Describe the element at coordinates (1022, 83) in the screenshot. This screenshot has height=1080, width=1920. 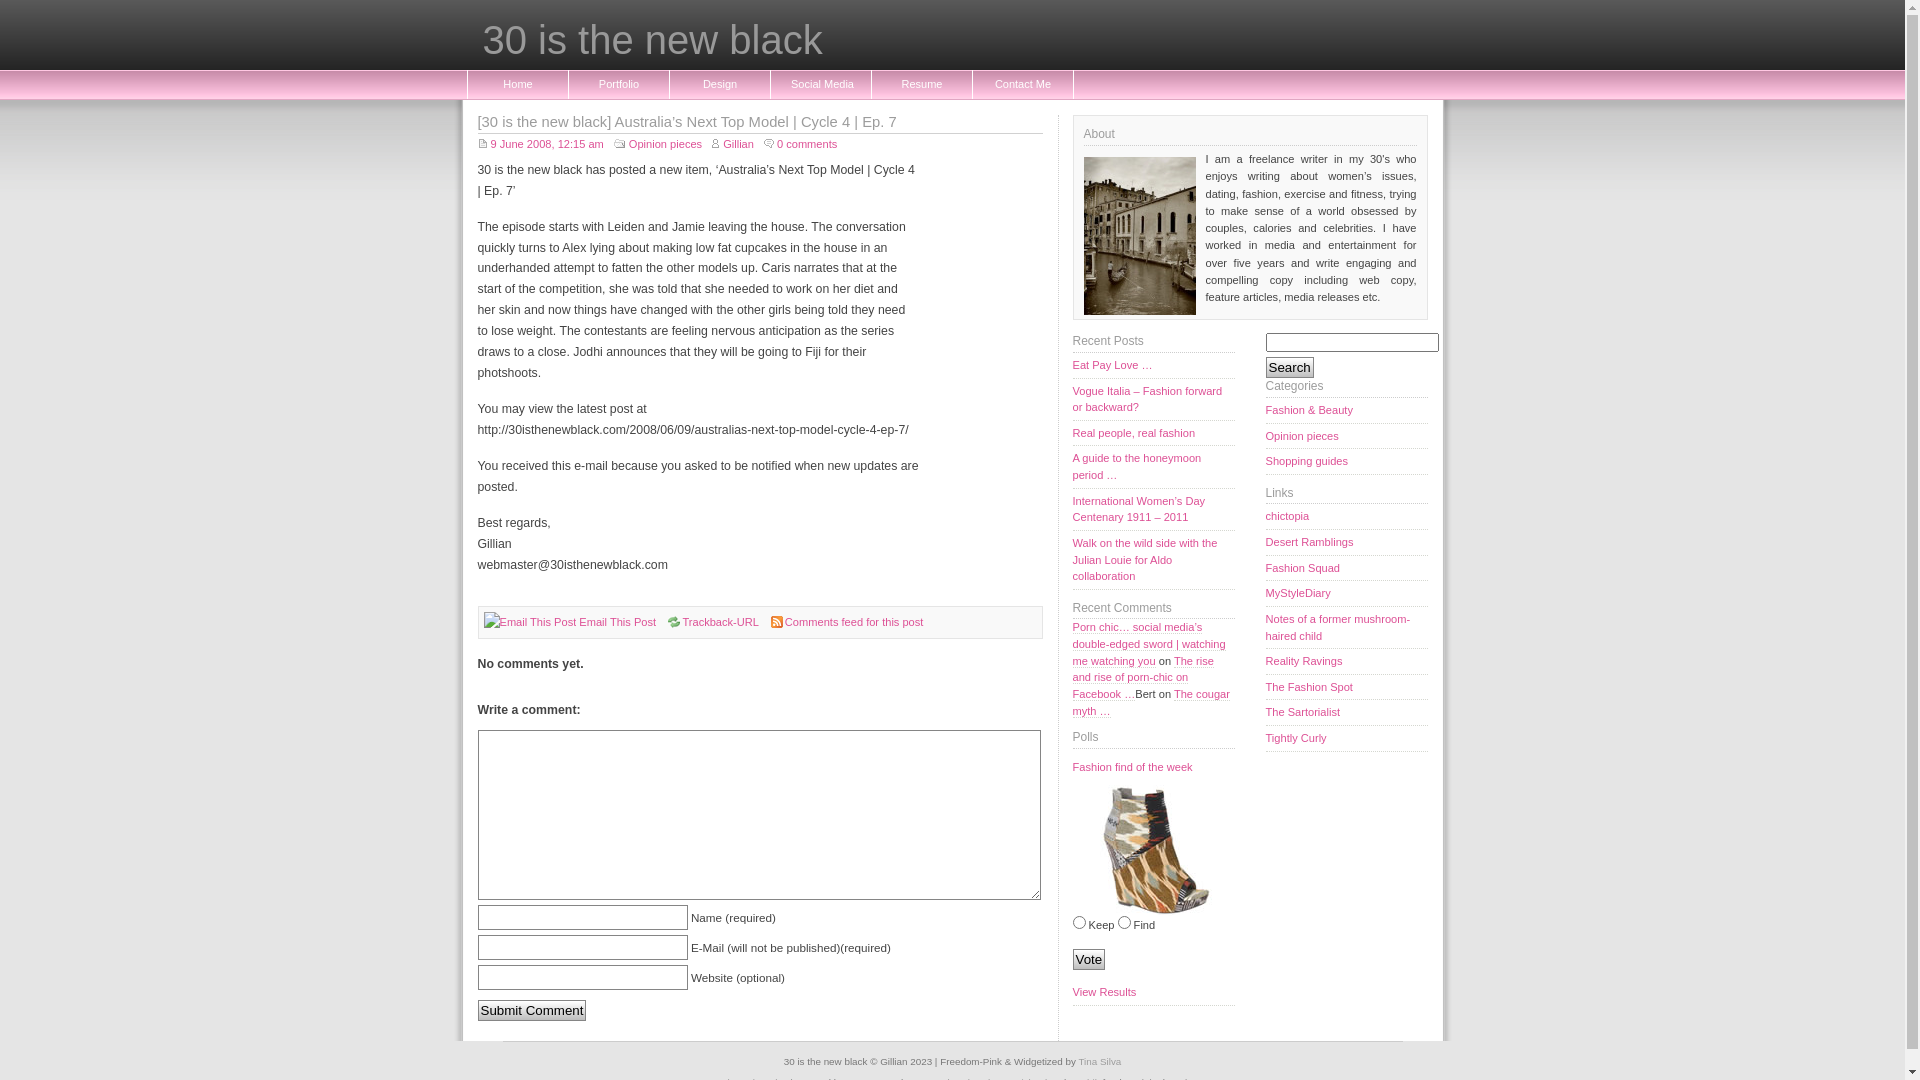
I see `'Contact Me'` at that location.